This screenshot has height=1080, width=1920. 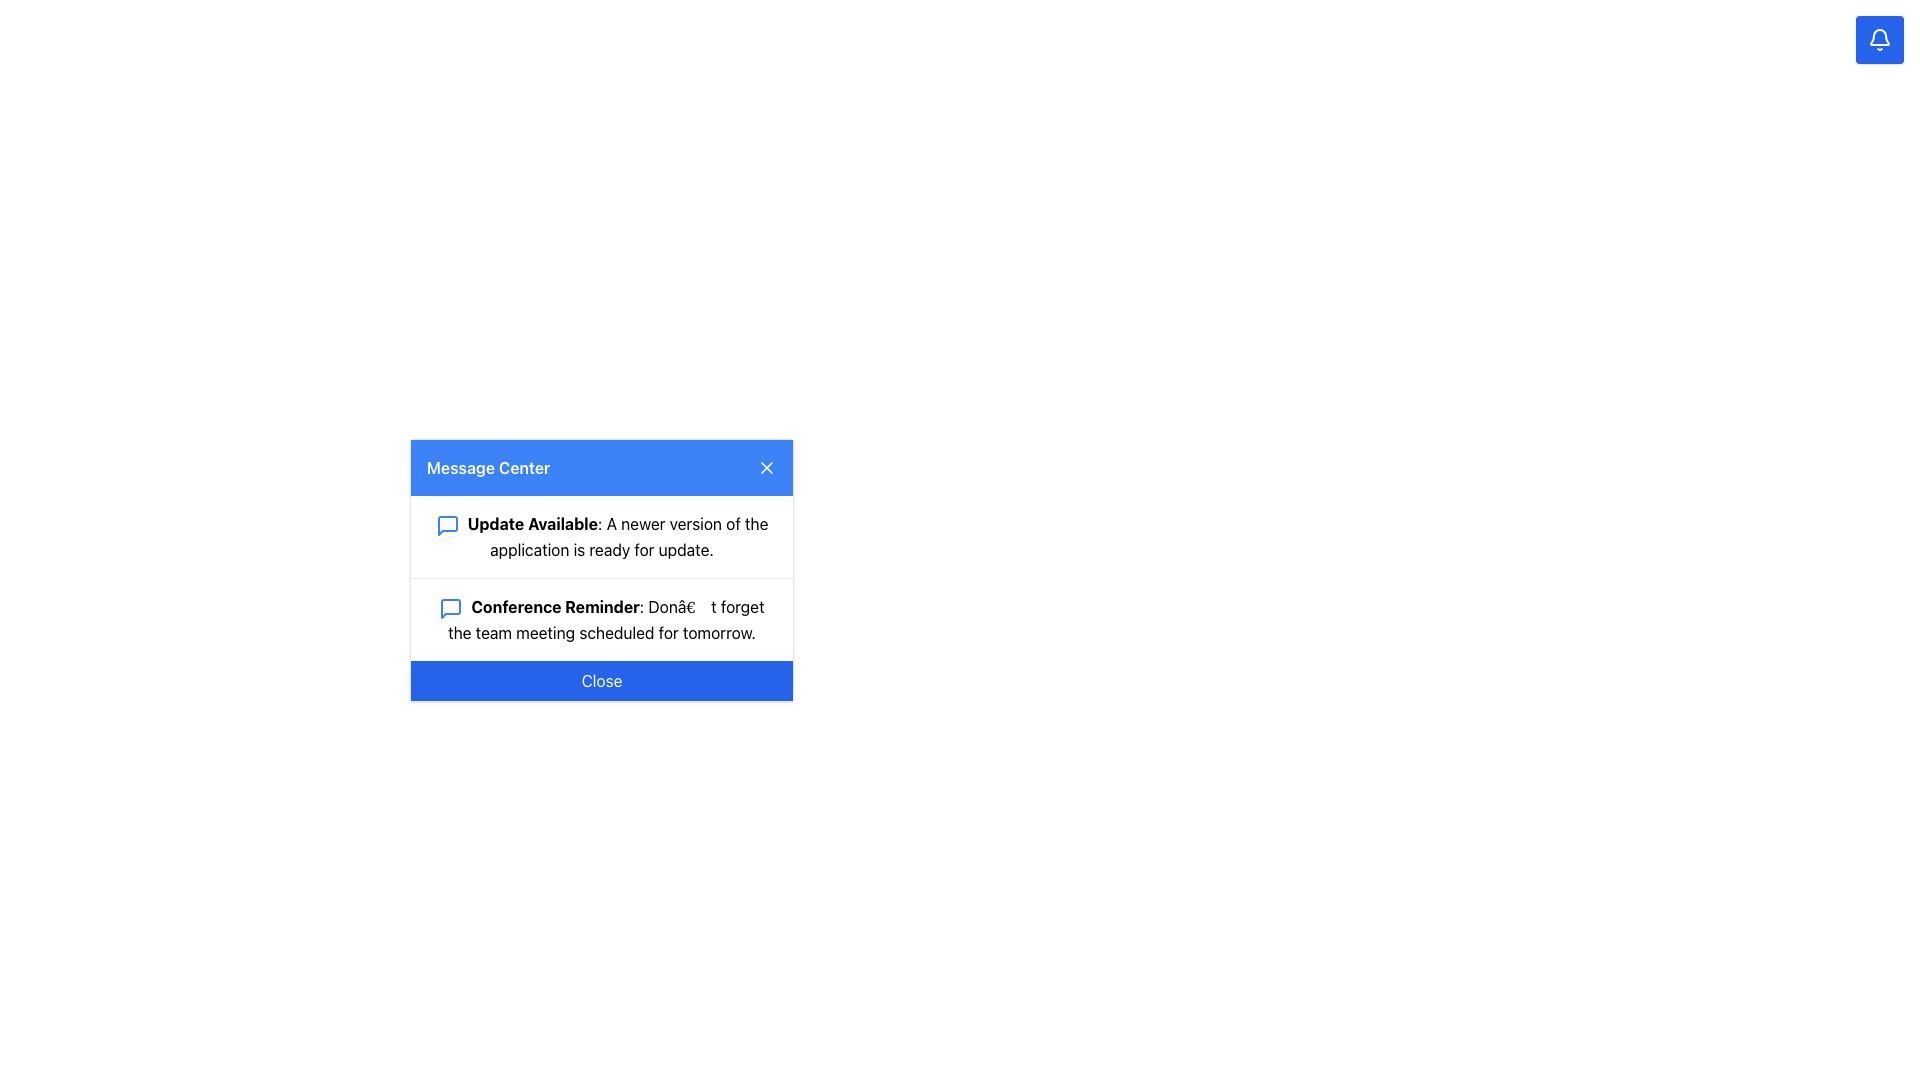 What do you see at coordinates (766, 467) in the screenshot?
I see `the small square 'X' button with a blue background located at the top-right corner of the 'Message Center' header bar` at bounding box center [766, 467].